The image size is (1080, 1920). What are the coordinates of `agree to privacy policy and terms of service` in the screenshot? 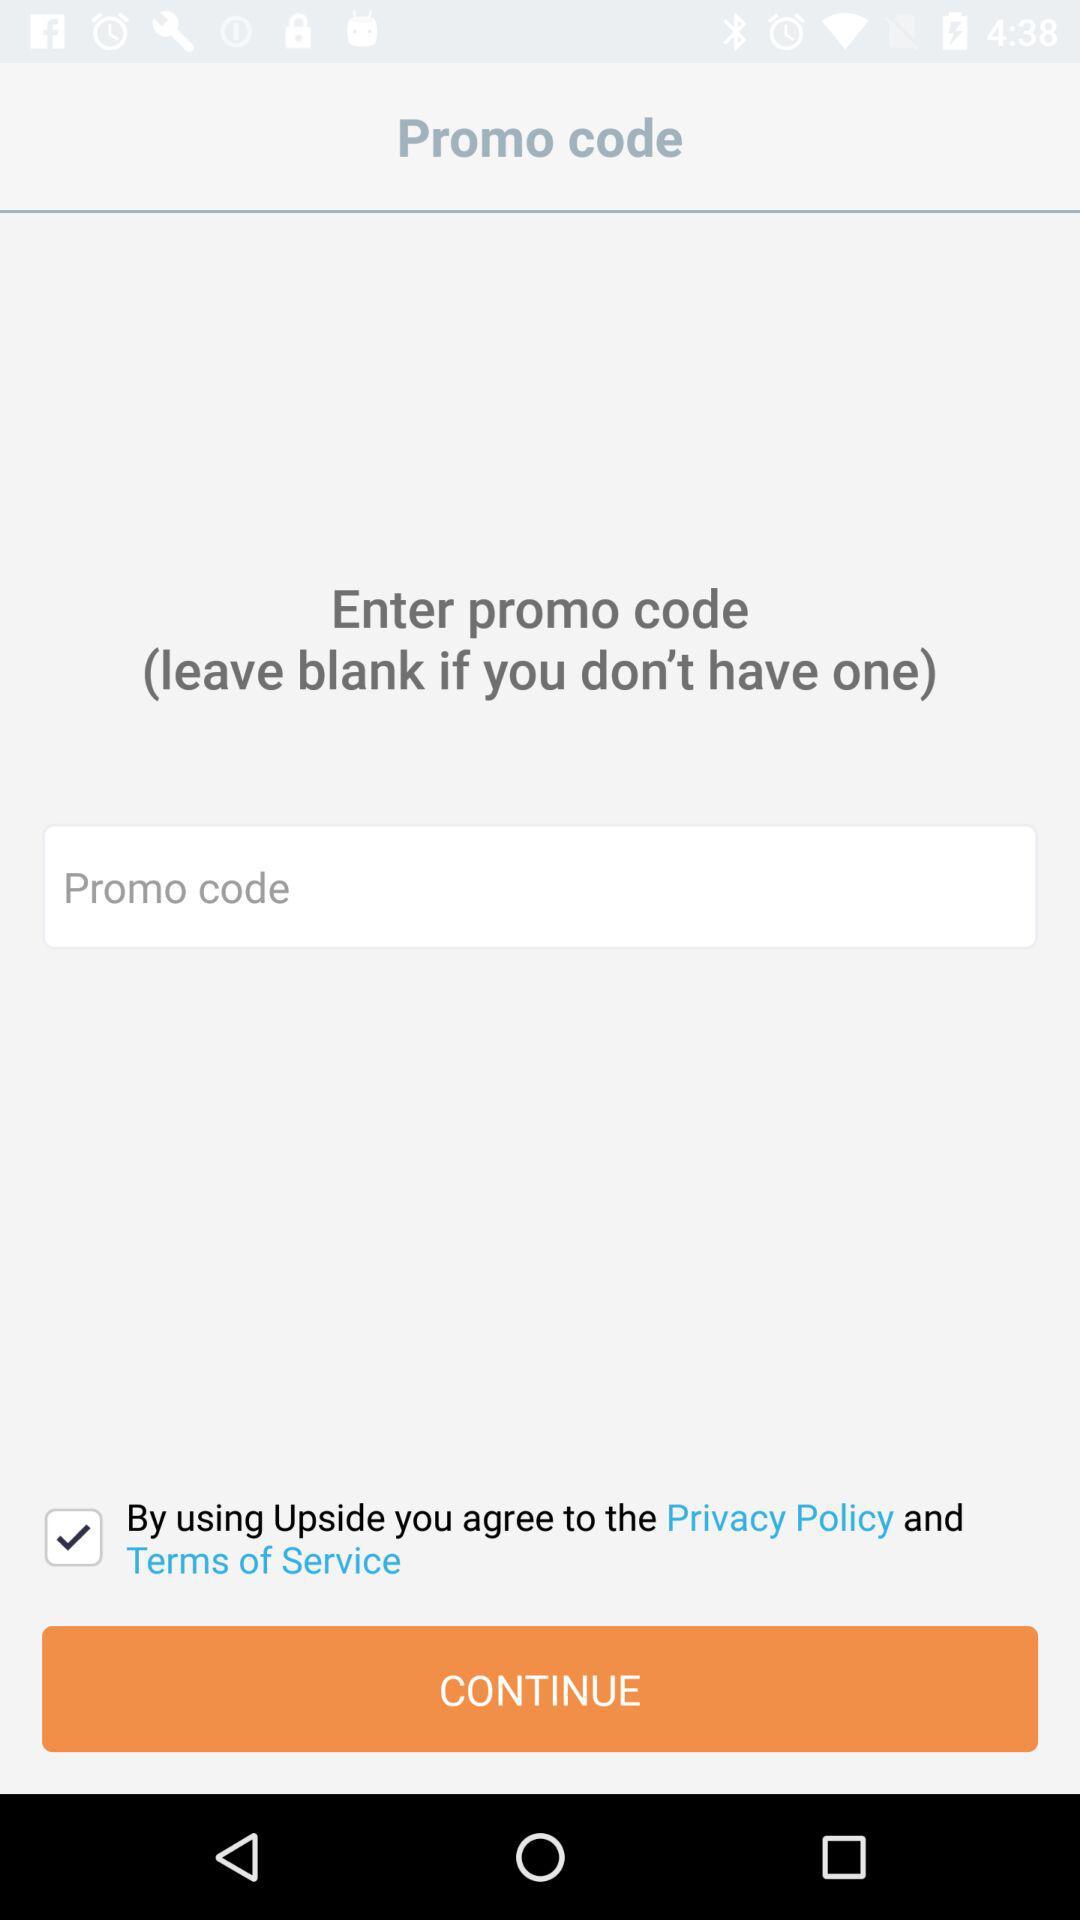 It's located at (72, 1536).